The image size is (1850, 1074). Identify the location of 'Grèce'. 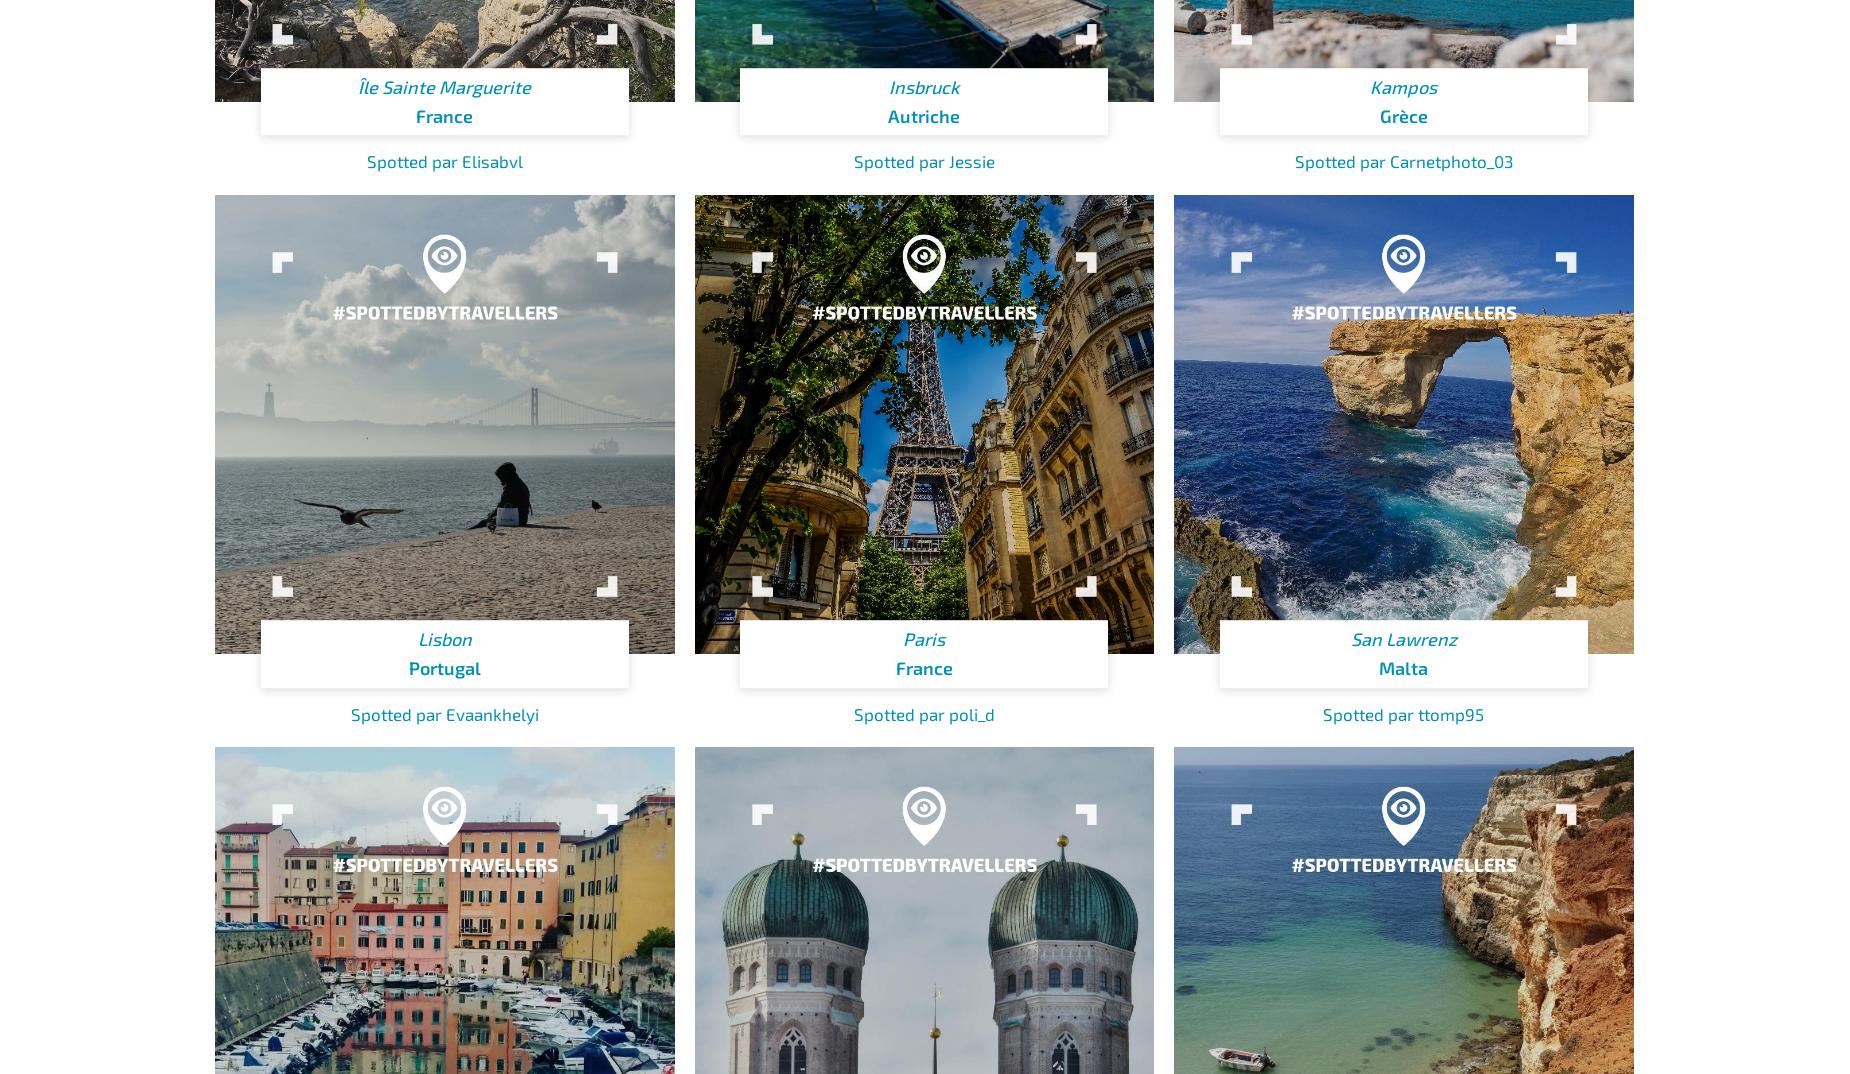
(1403, 114).